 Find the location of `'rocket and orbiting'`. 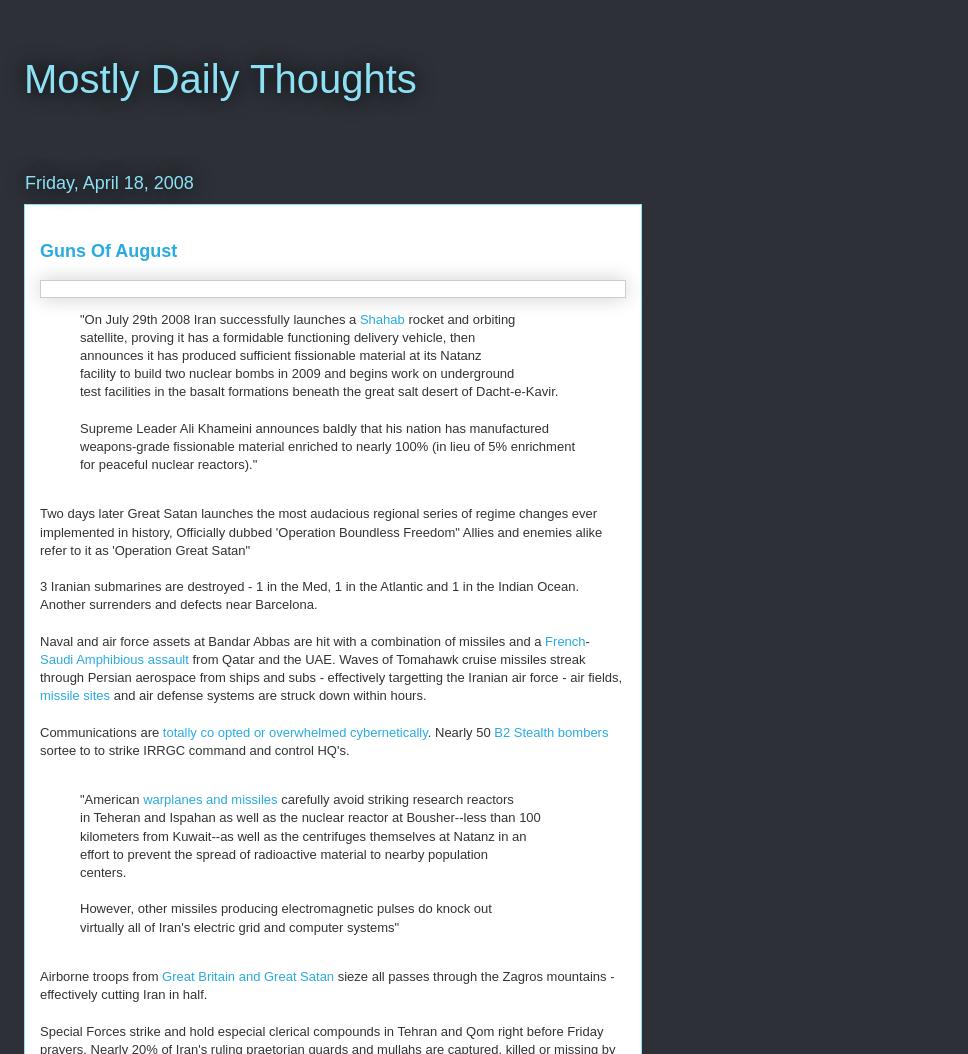

'rocket and orbiting' is located at coordinates (460, 318).